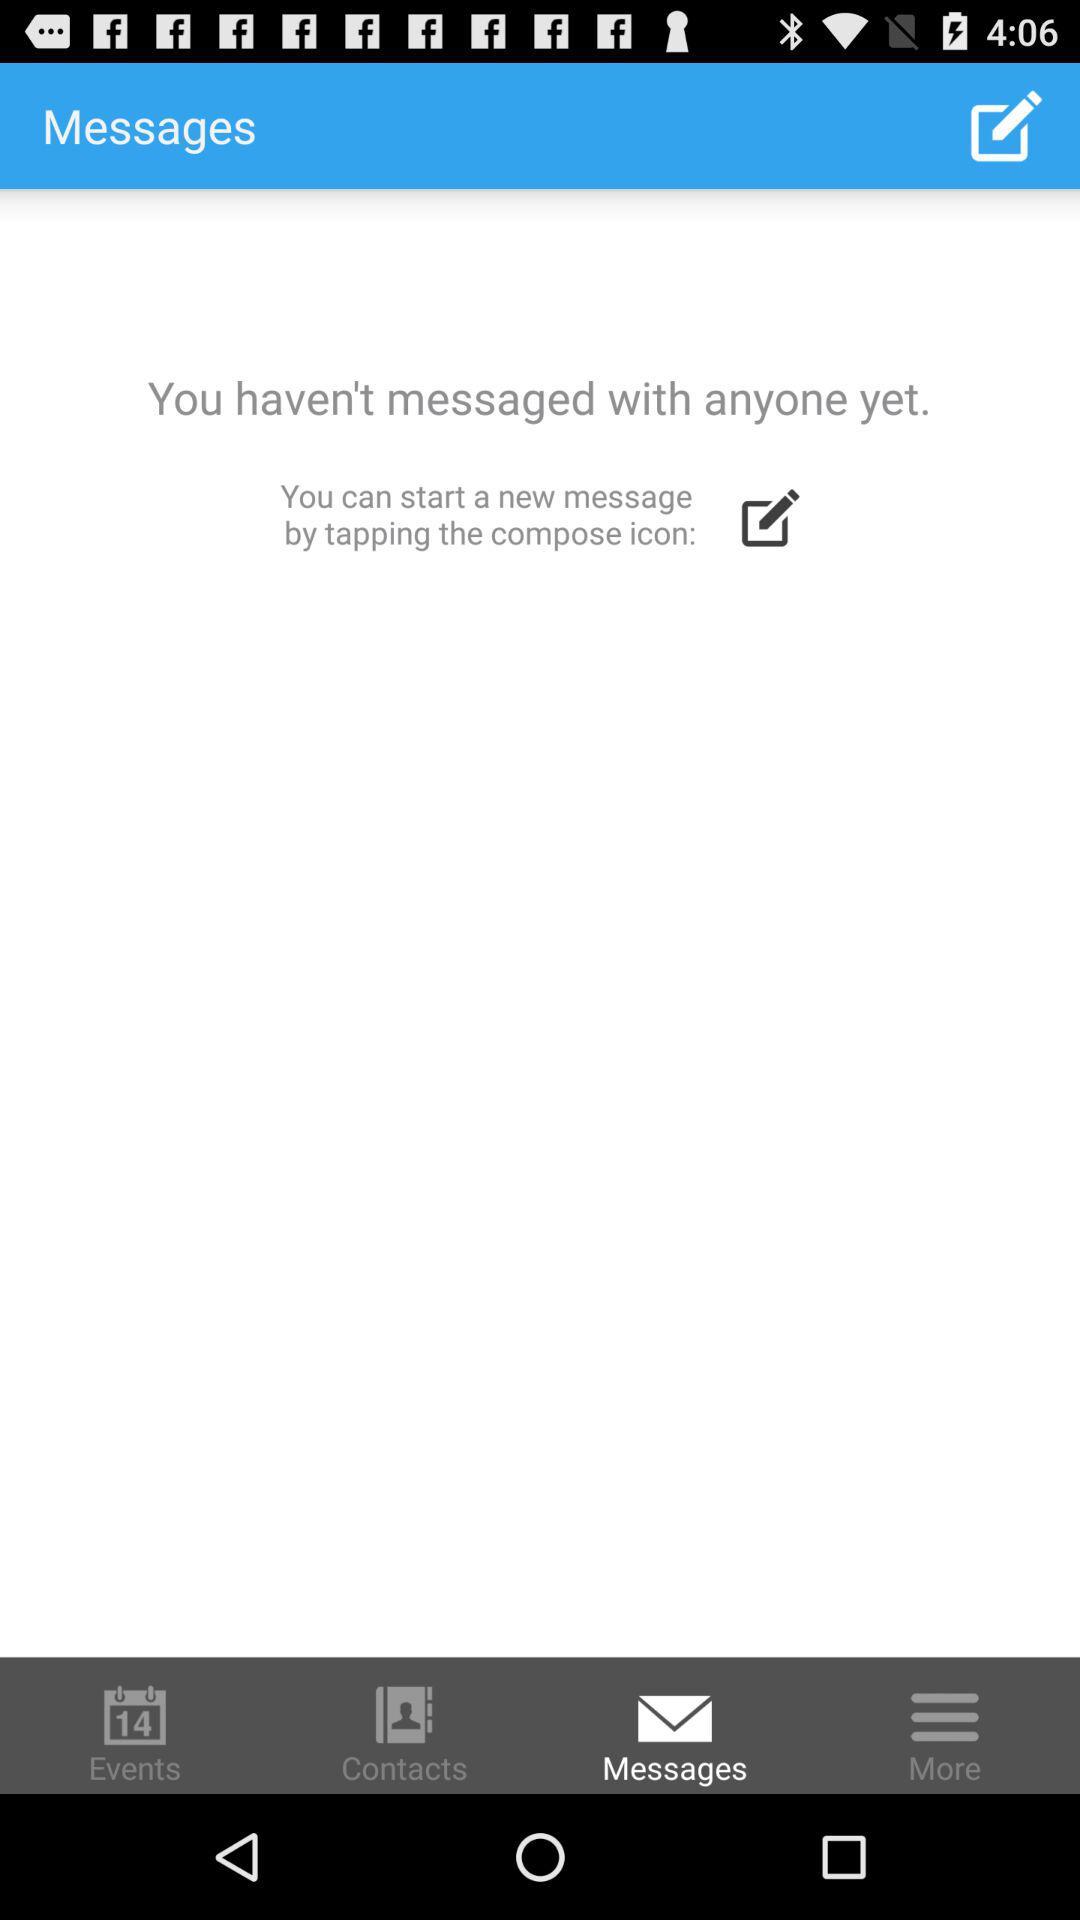  I want to click on compose a new message, so click(540, 921).